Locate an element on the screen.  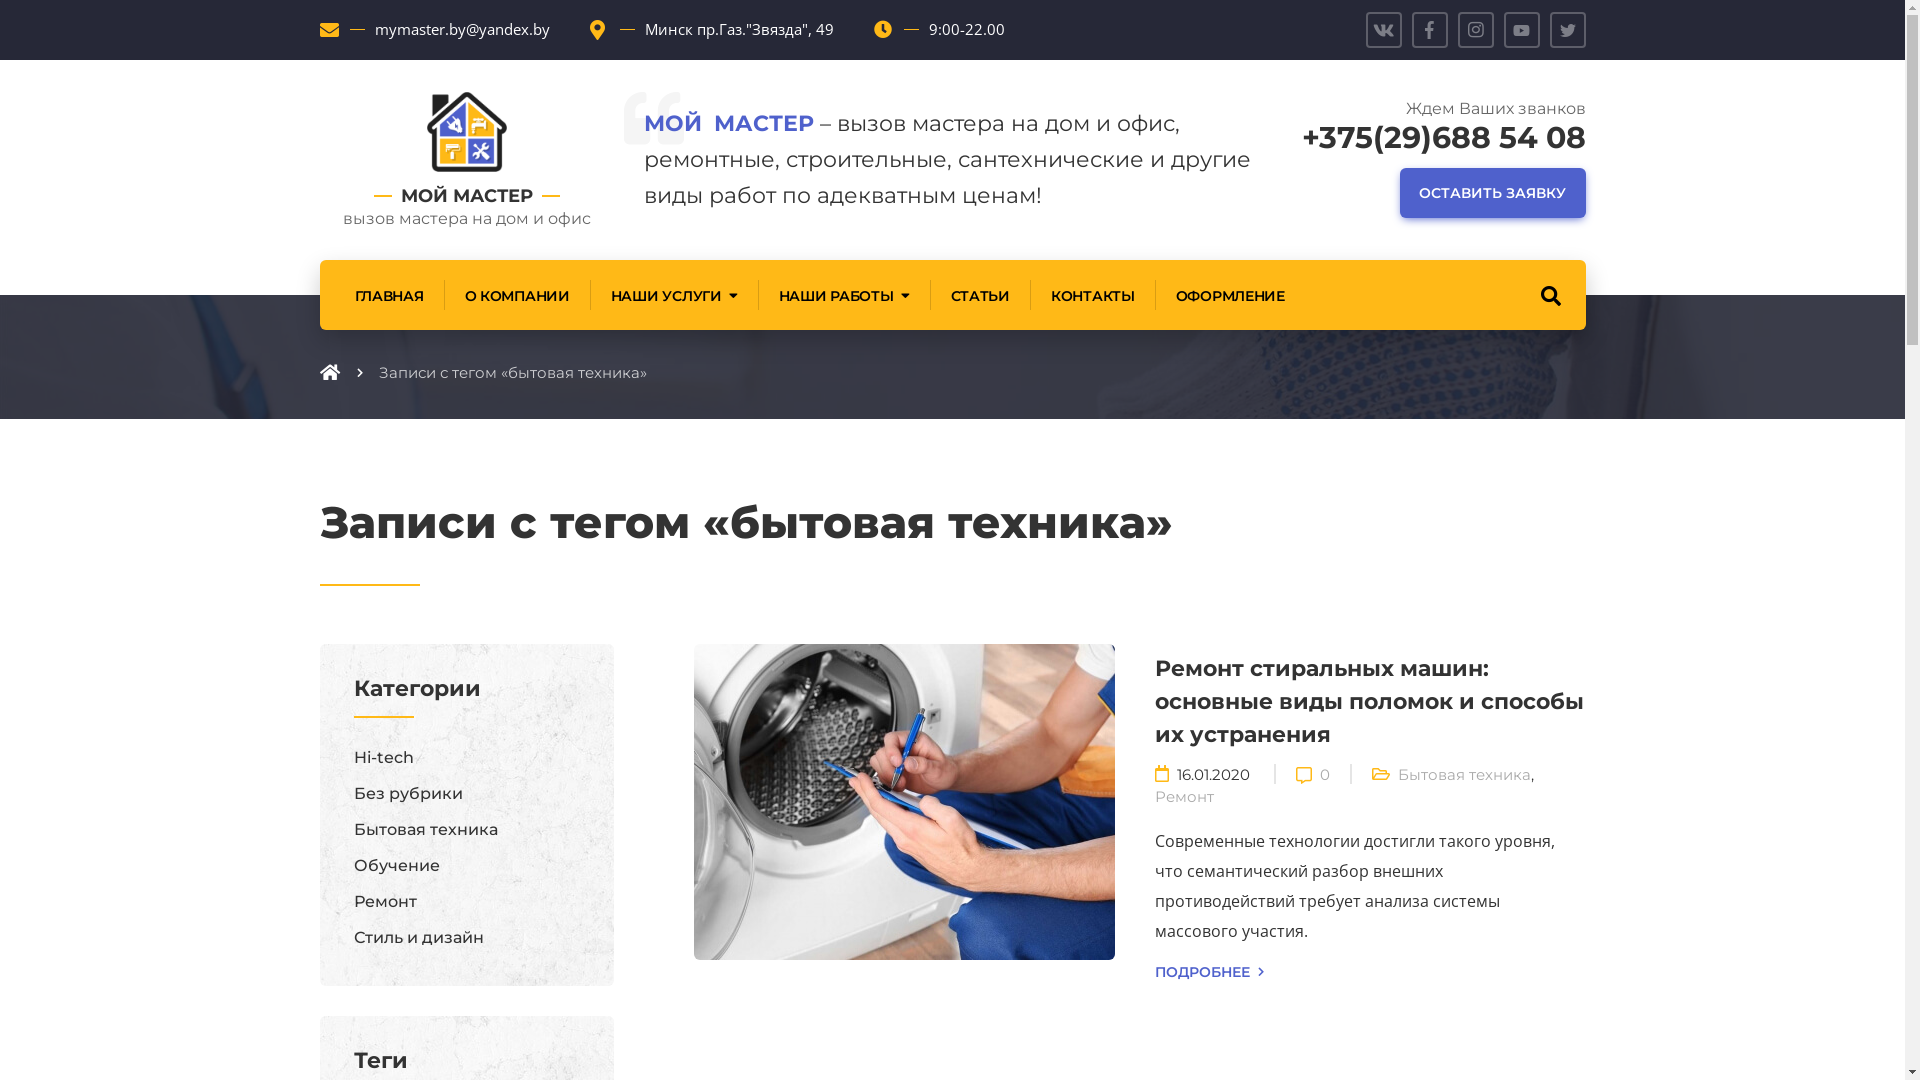
'+375(29)688 54 08' is located at coordinates (1301, 136).